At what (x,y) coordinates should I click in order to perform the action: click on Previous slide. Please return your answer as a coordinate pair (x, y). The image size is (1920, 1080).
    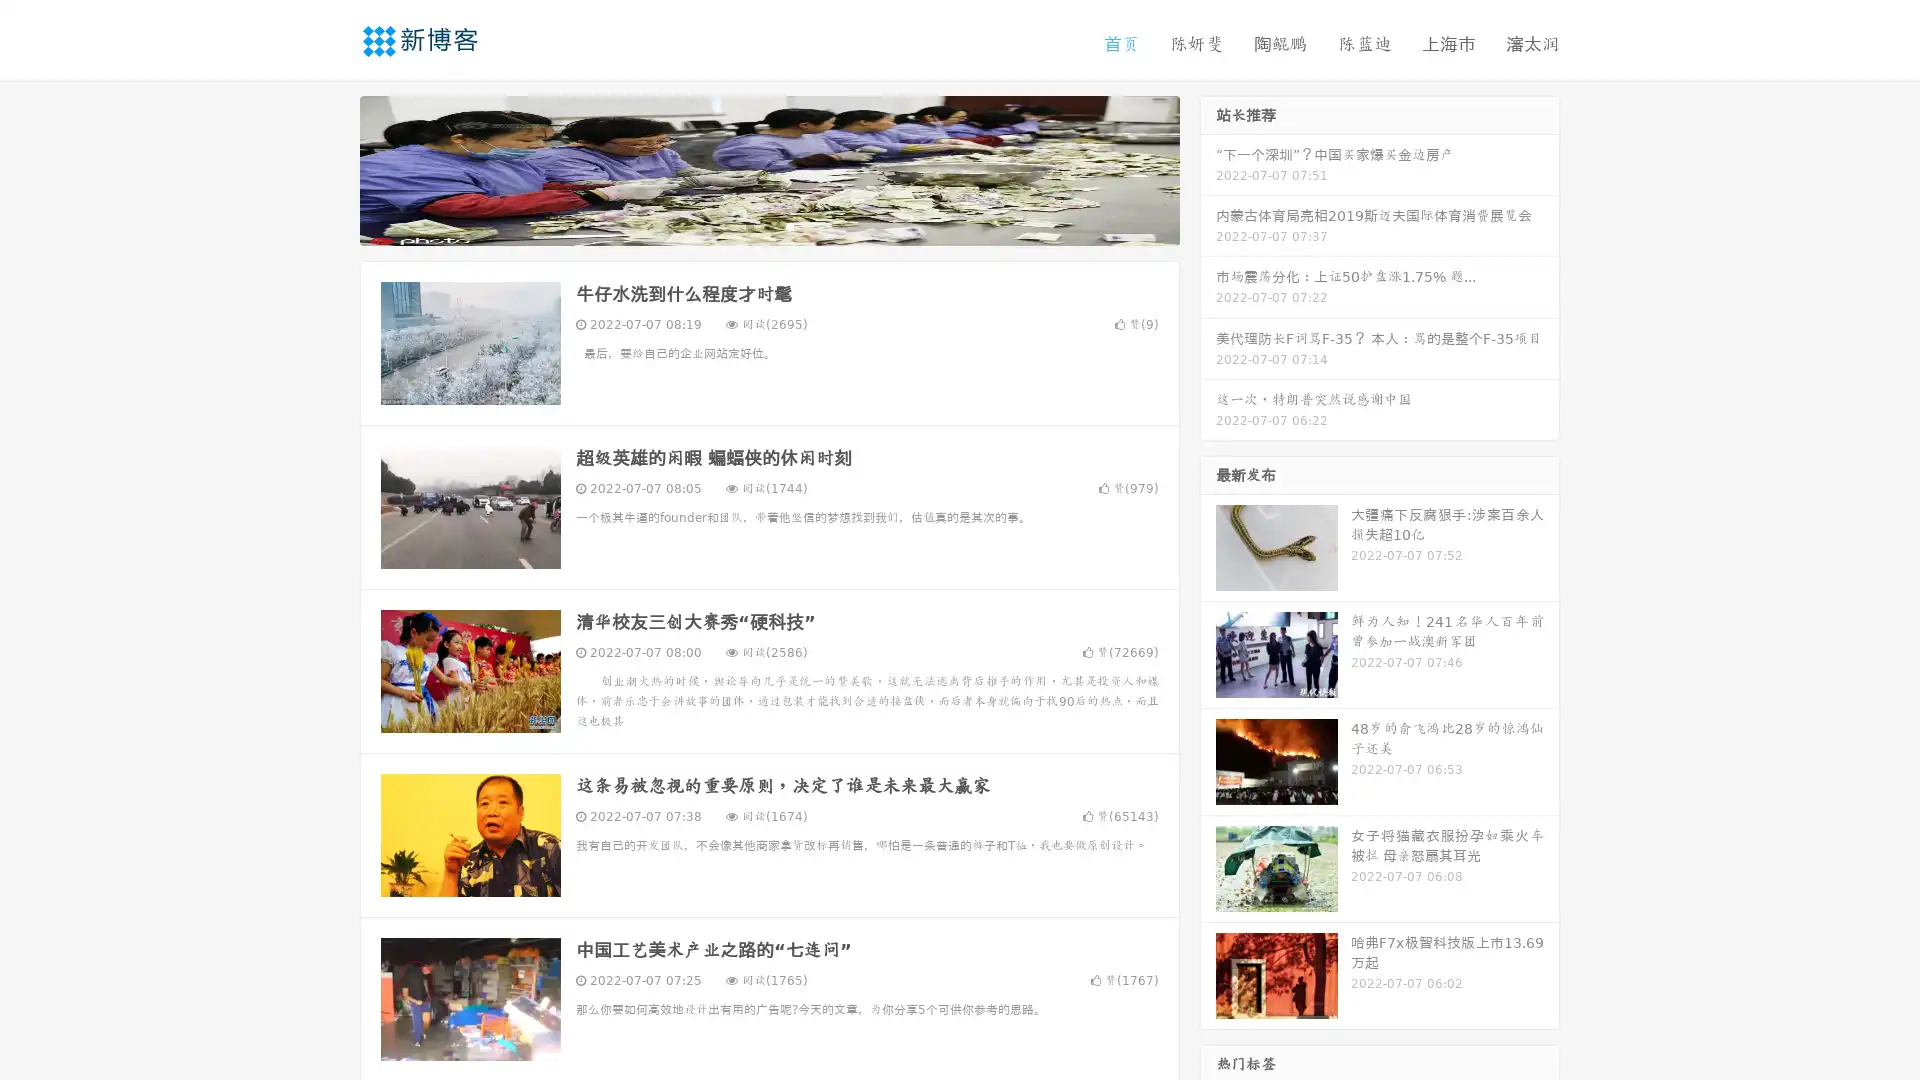
    Looking at the image, I should click on (330, 168).